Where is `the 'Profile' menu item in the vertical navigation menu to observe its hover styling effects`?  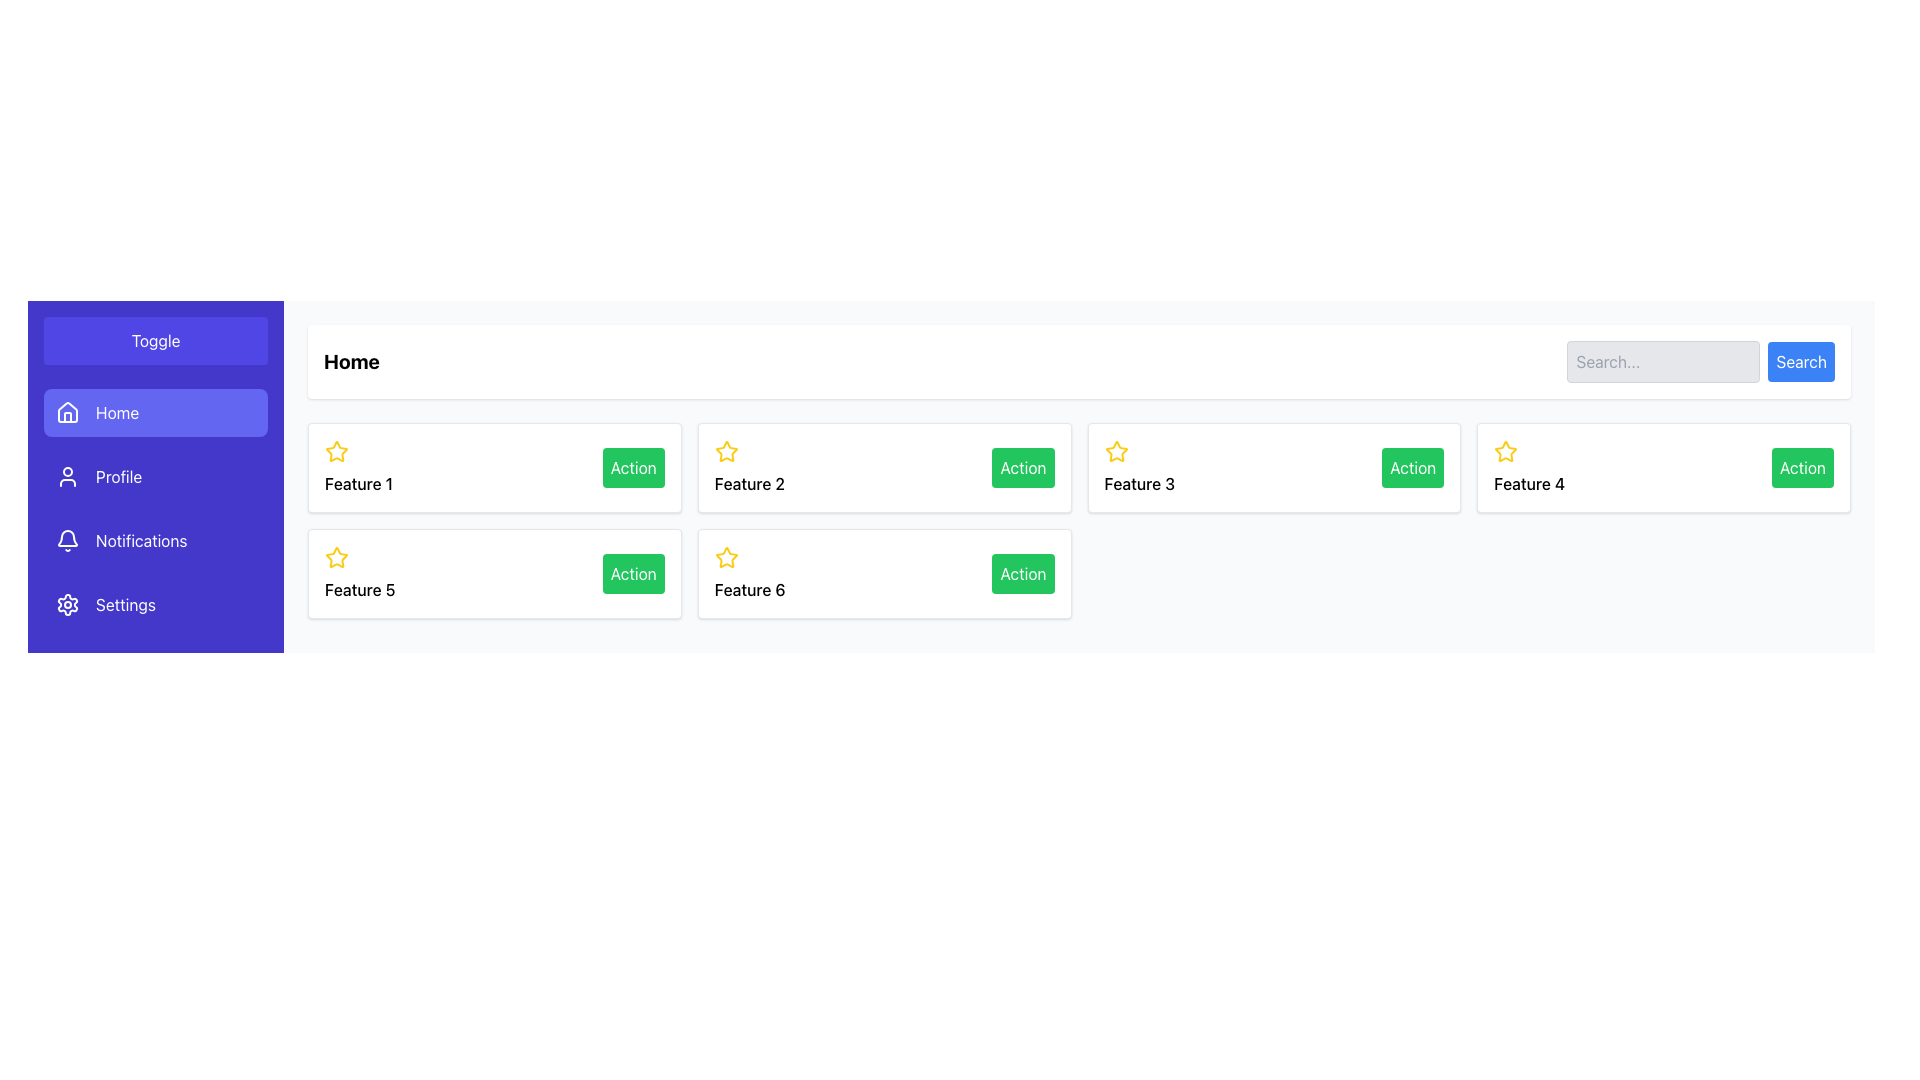 the 'Profile' menu item in the vertical navigation menu to observe its hover styling effects is located at coordinates (155, 477).